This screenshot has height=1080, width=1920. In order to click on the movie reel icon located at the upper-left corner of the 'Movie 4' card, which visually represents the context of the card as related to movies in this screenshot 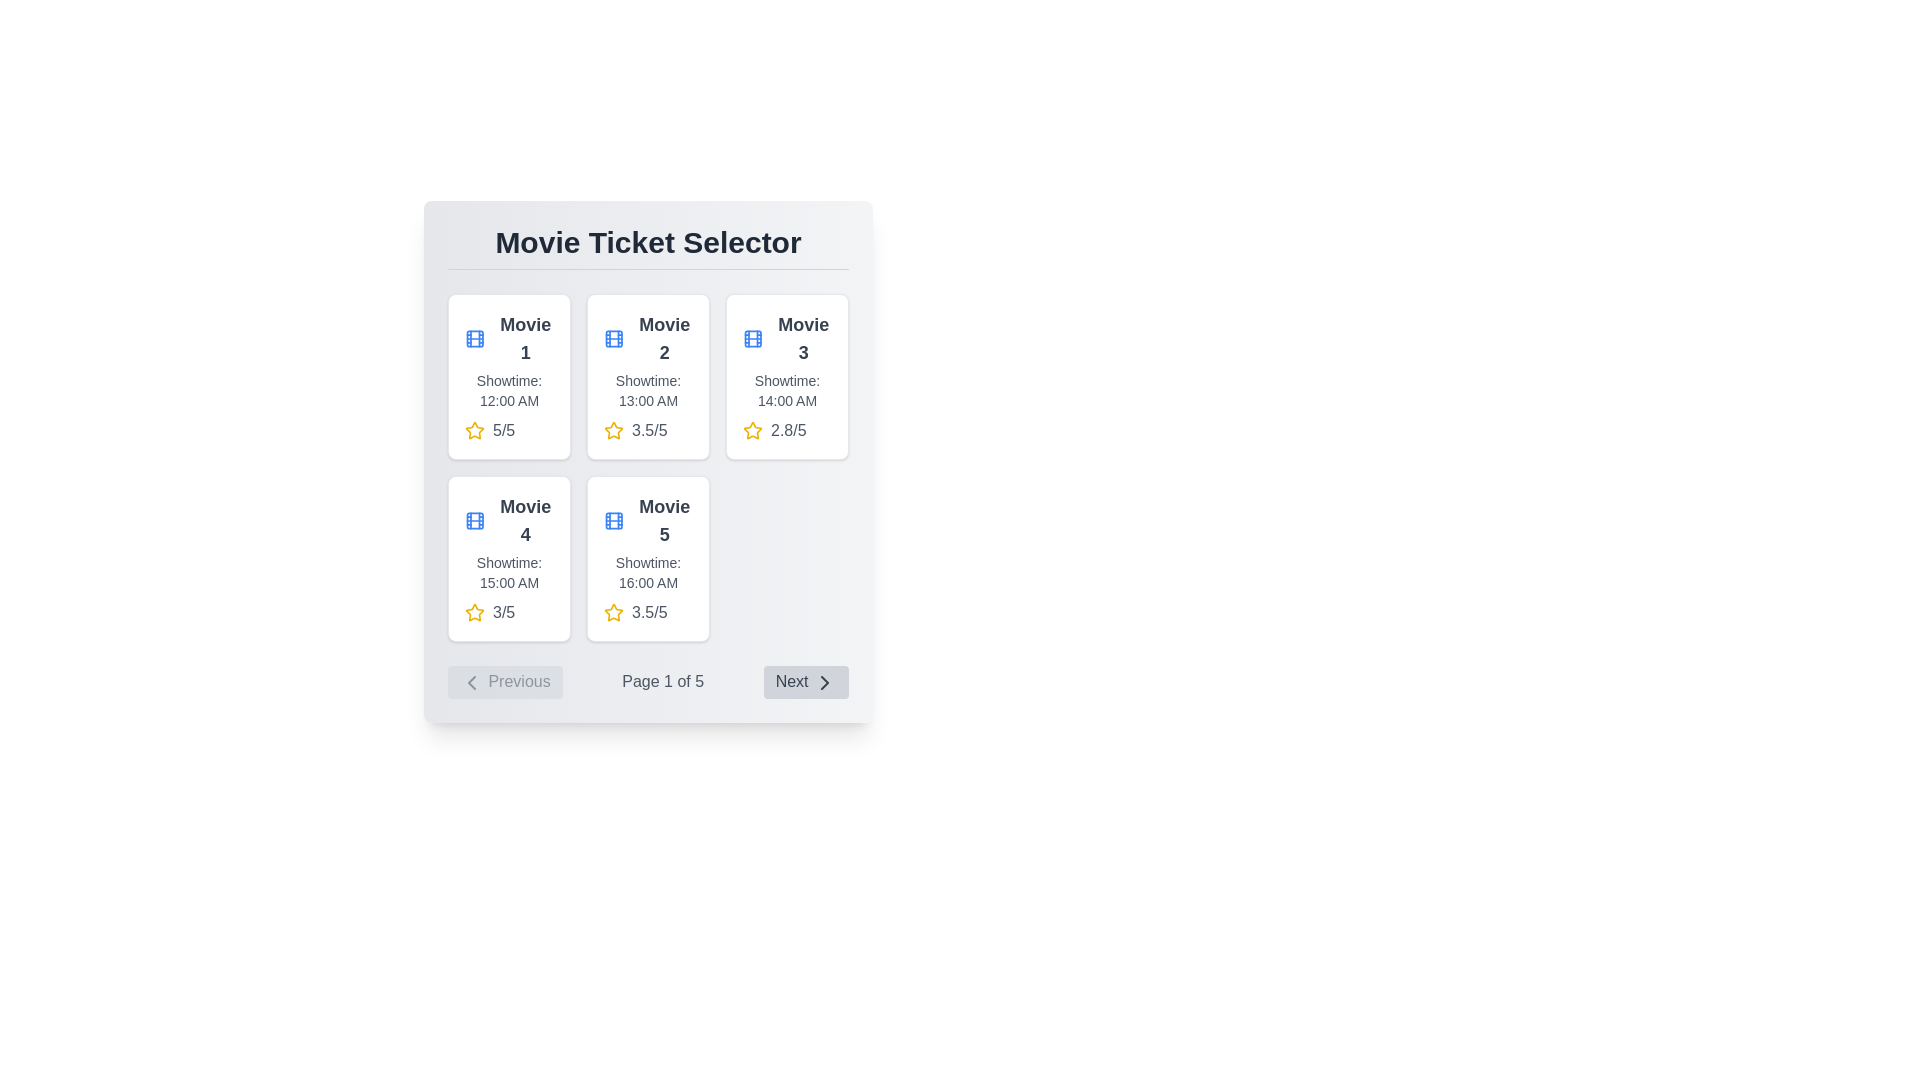, I will do `click(474, 519)`.